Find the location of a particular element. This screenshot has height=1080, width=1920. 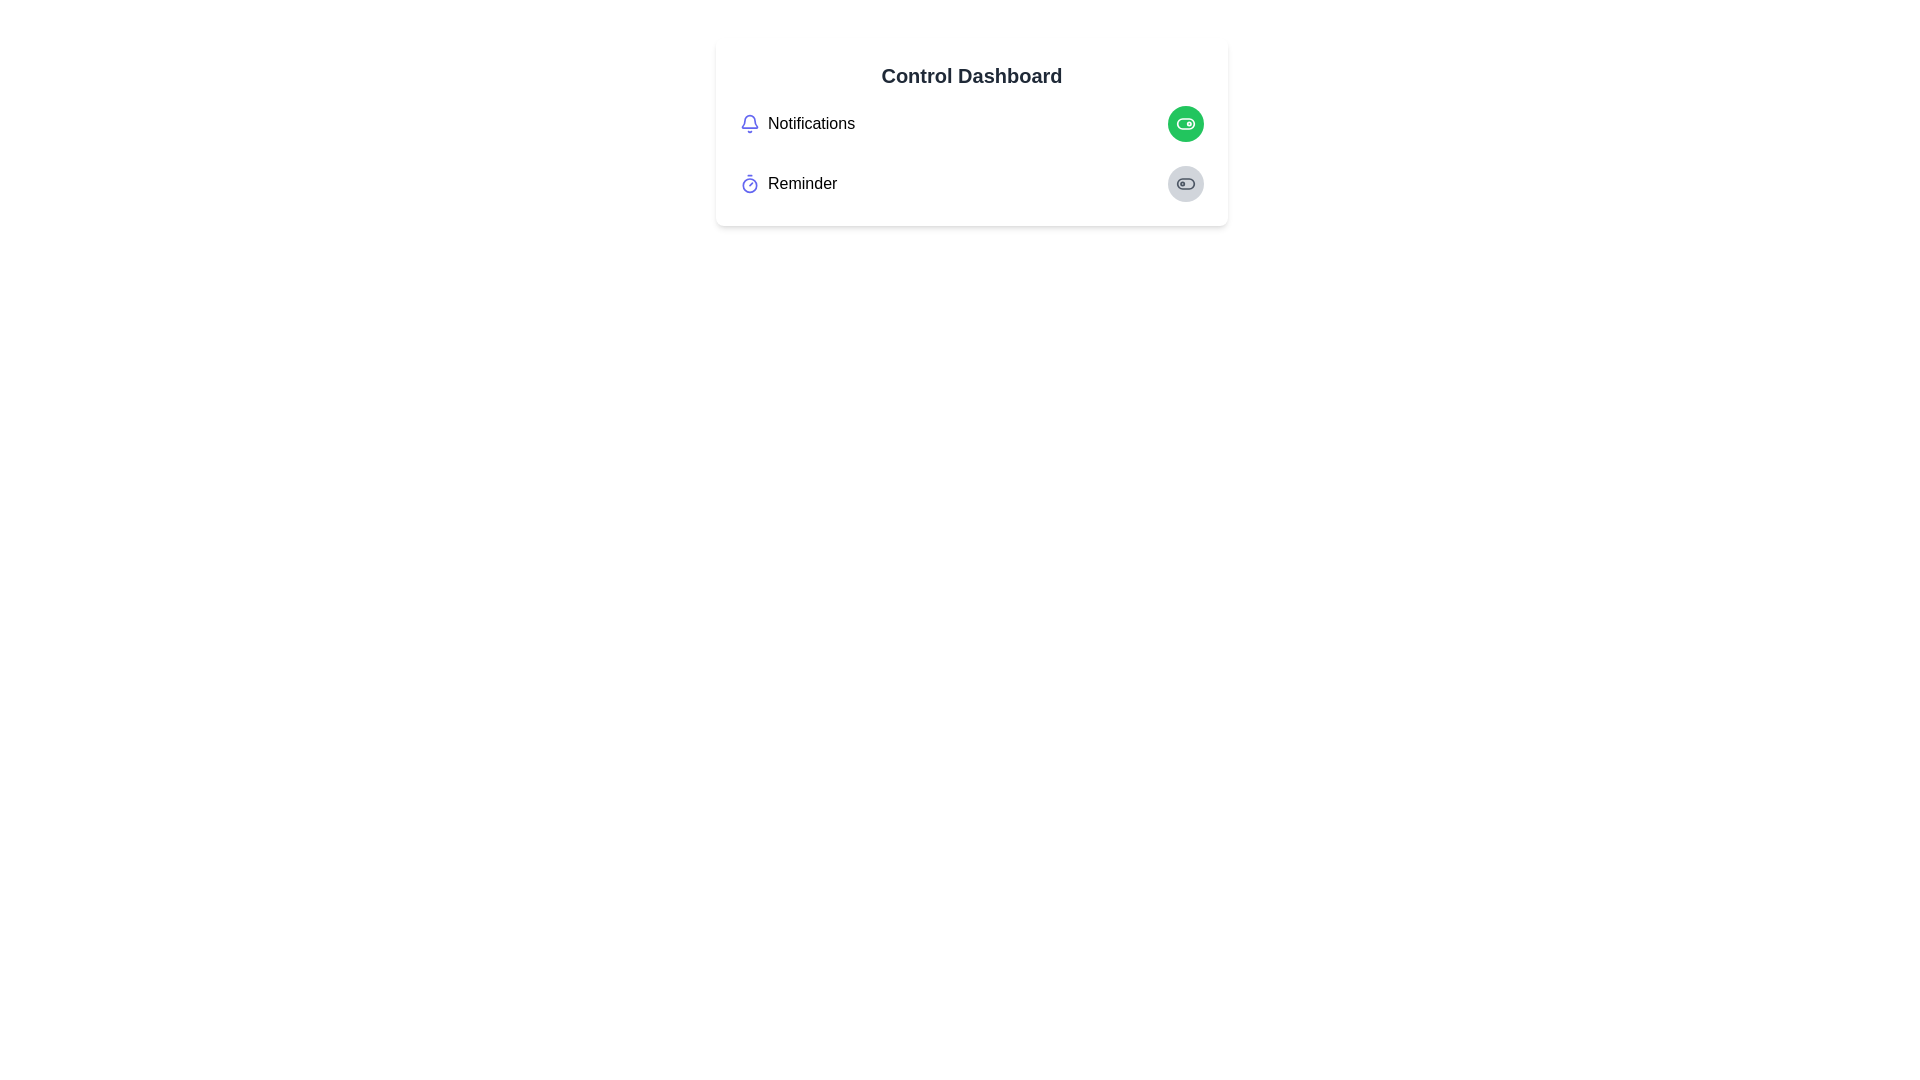

the circular green toggle switch styled as 'on', which is located to the far right of the 'Notifications' label is located at coordinates (1185, 123).